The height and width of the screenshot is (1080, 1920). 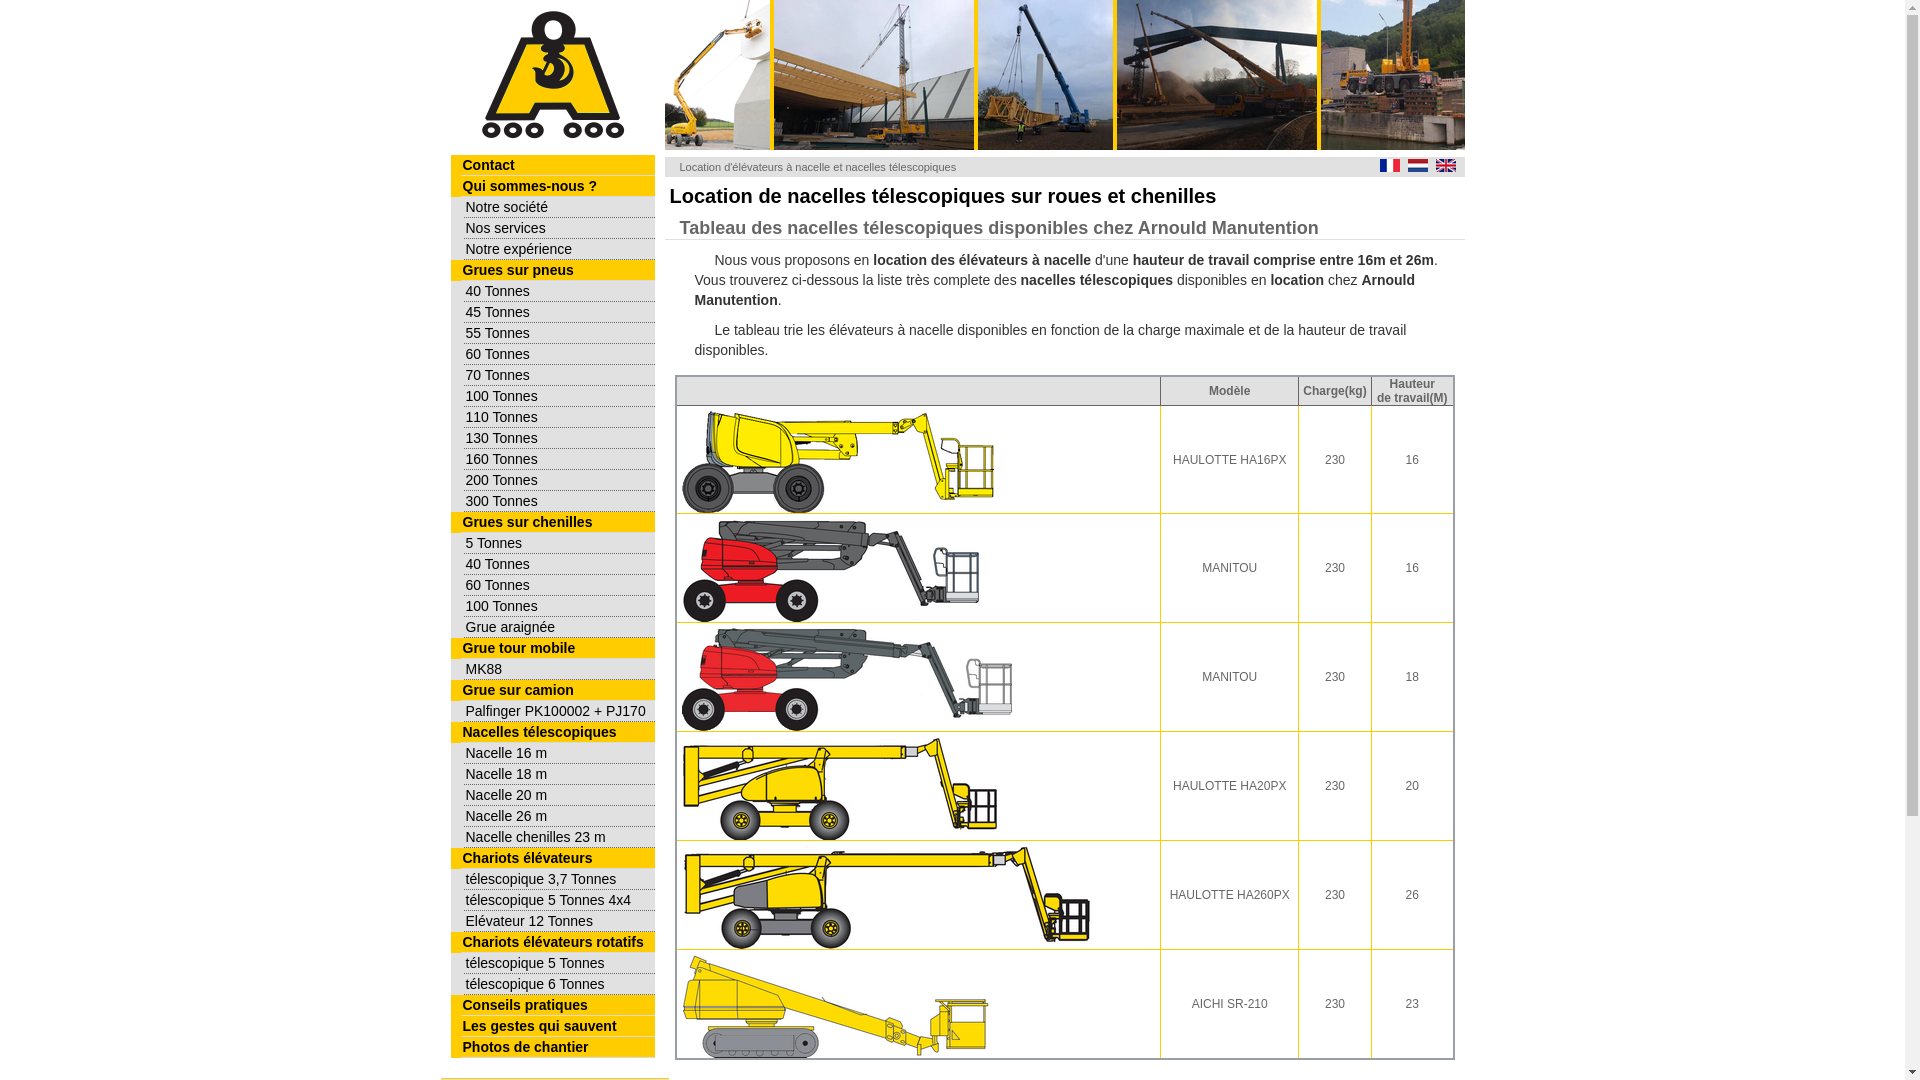 What do you see at coordinates (559, 416) in the screenshot?
I see `'110 Tonnes'` at bounding box center [559, 416].